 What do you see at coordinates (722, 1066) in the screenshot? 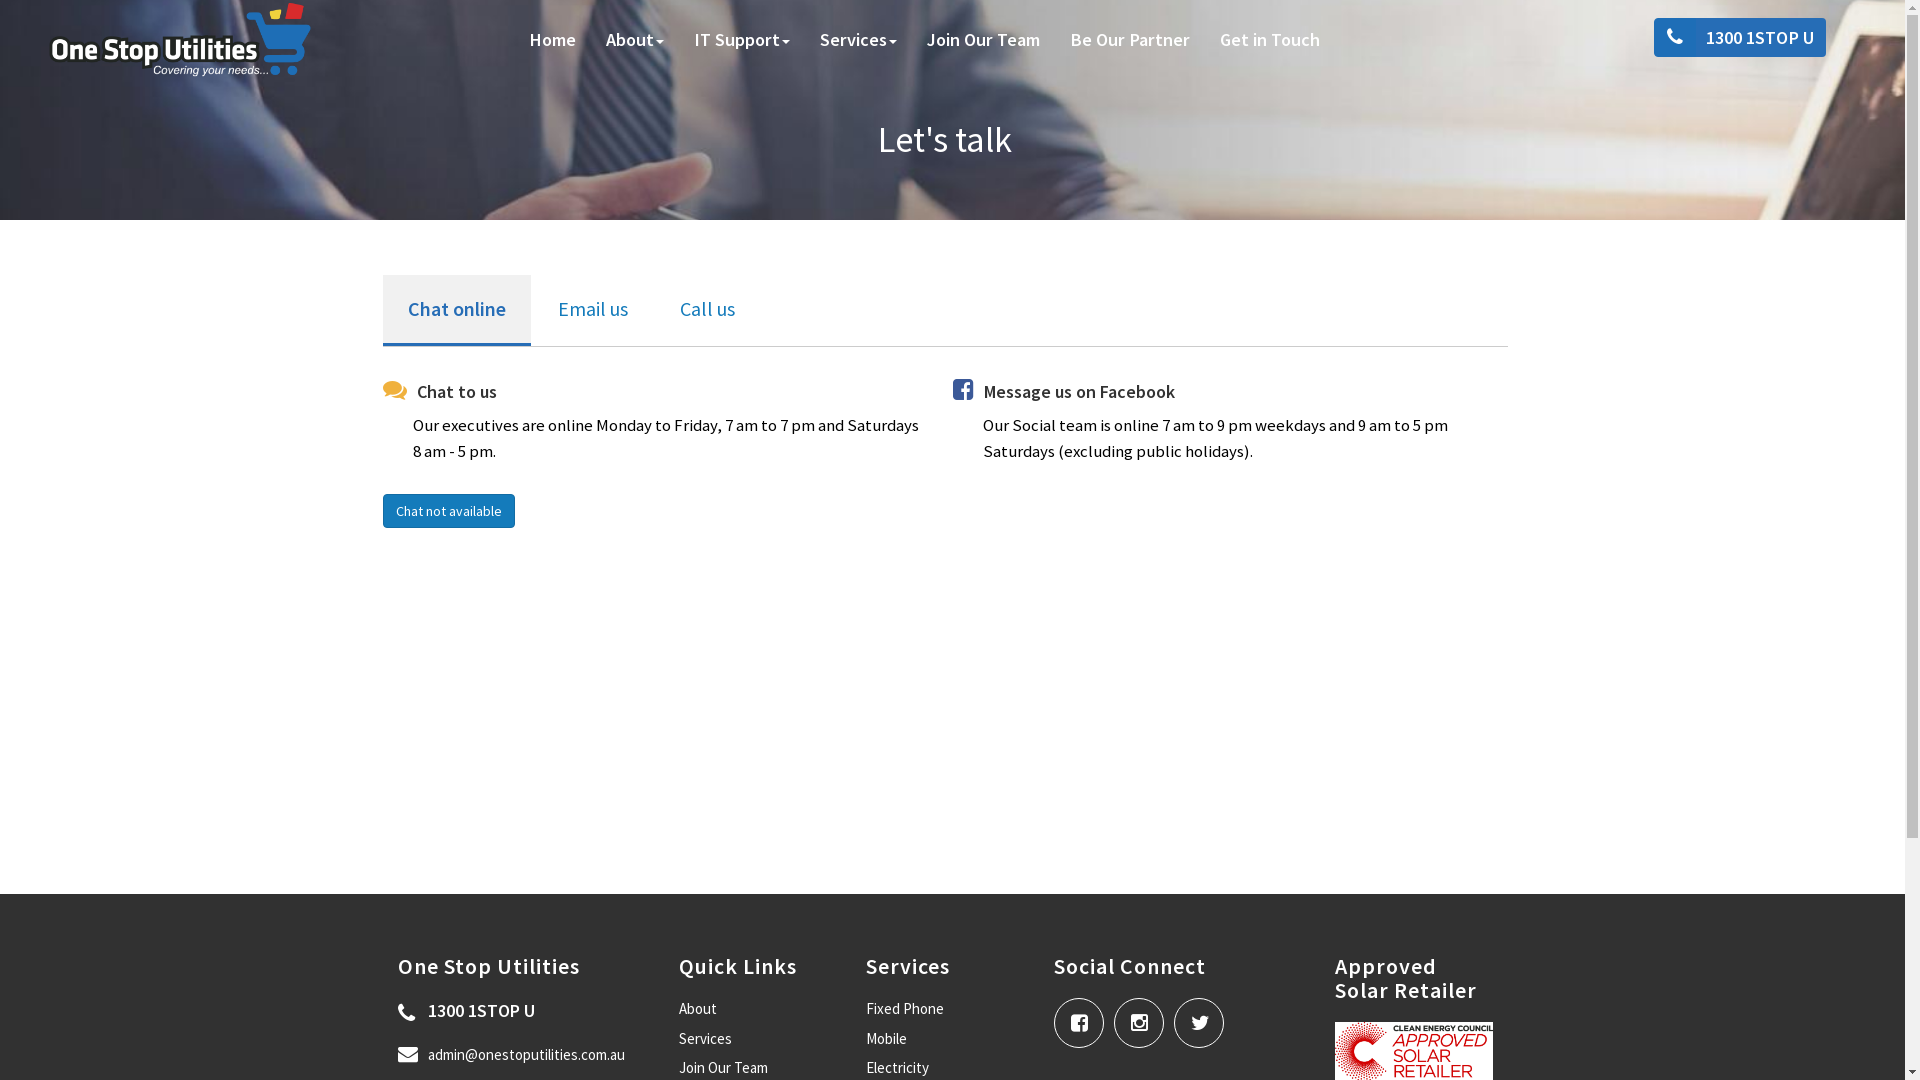
I see `'Join Our Team'` at bounding box center [722, 1066].